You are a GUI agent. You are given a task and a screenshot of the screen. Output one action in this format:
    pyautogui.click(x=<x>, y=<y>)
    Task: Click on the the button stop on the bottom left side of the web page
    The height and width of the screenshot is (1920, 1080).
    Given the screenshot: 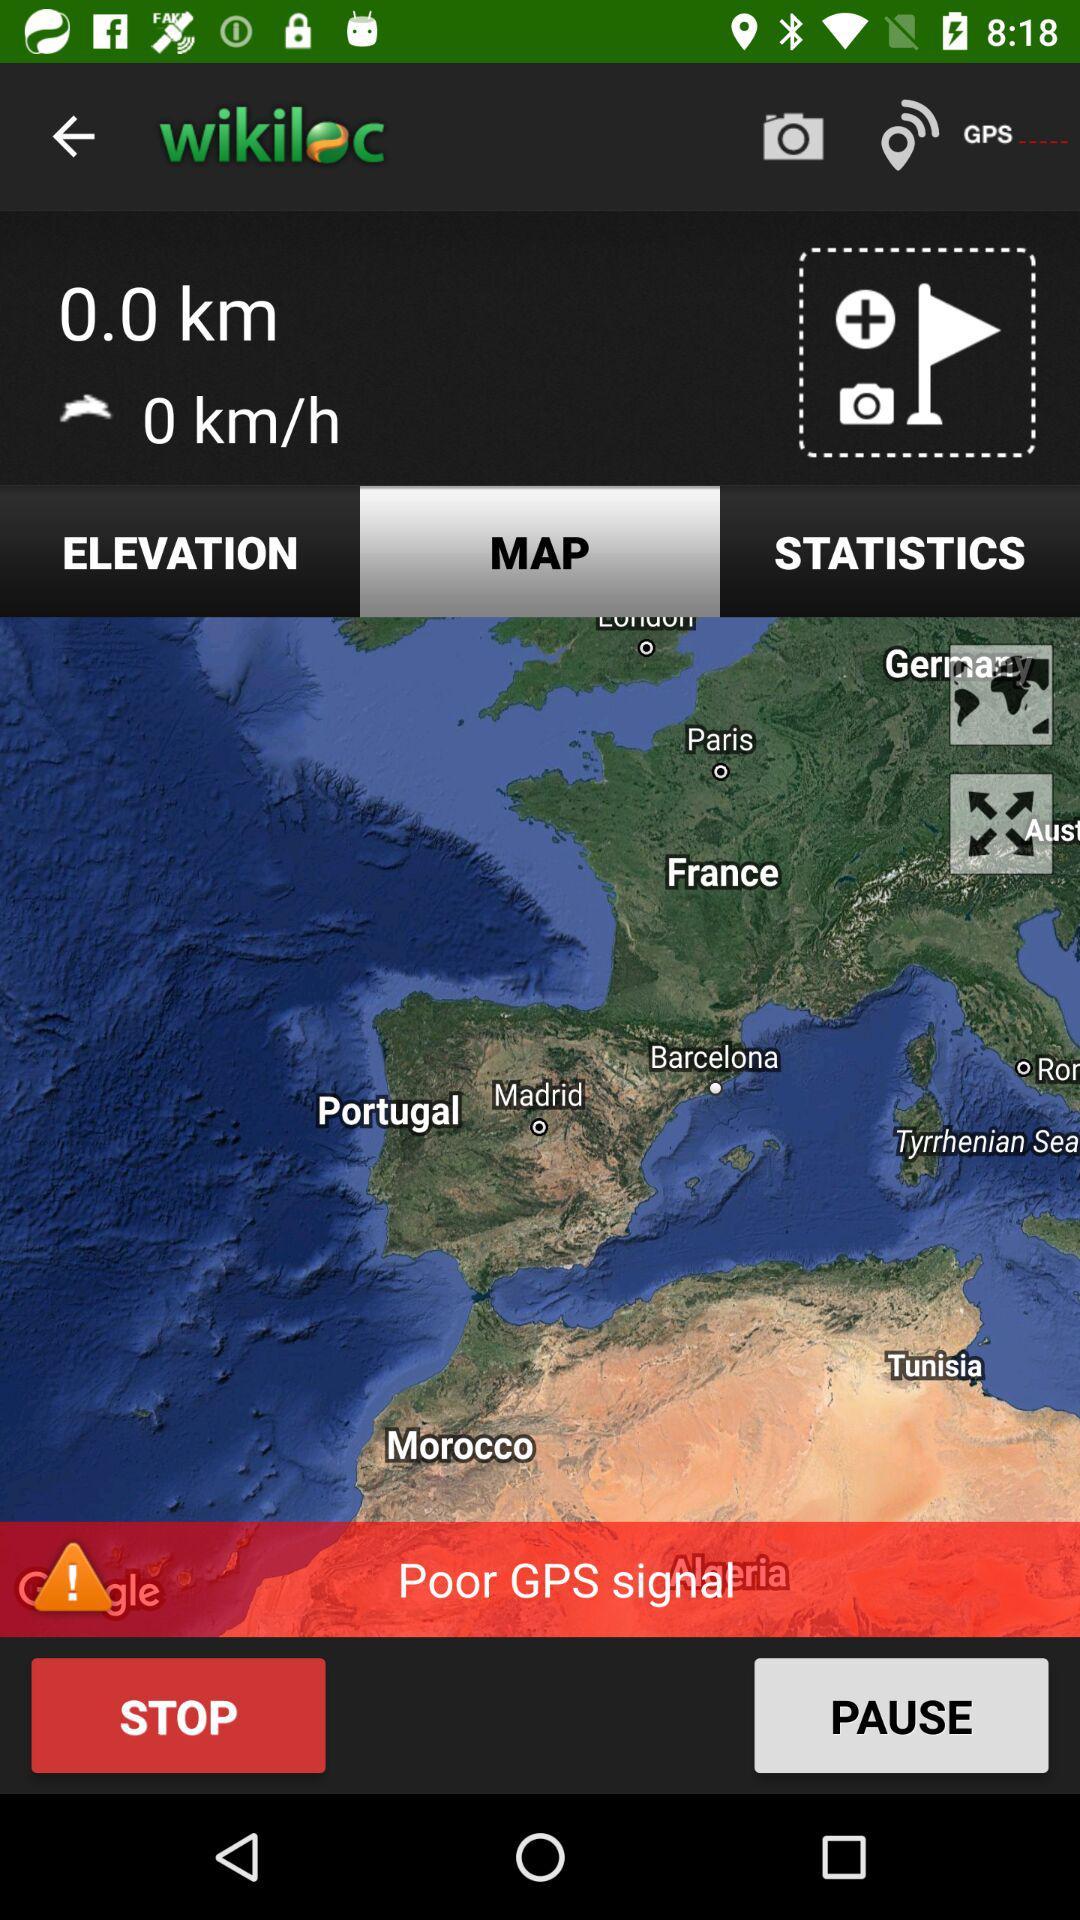 What is the action you would take?
    pyautogui.click(x=177, y=1714)
    